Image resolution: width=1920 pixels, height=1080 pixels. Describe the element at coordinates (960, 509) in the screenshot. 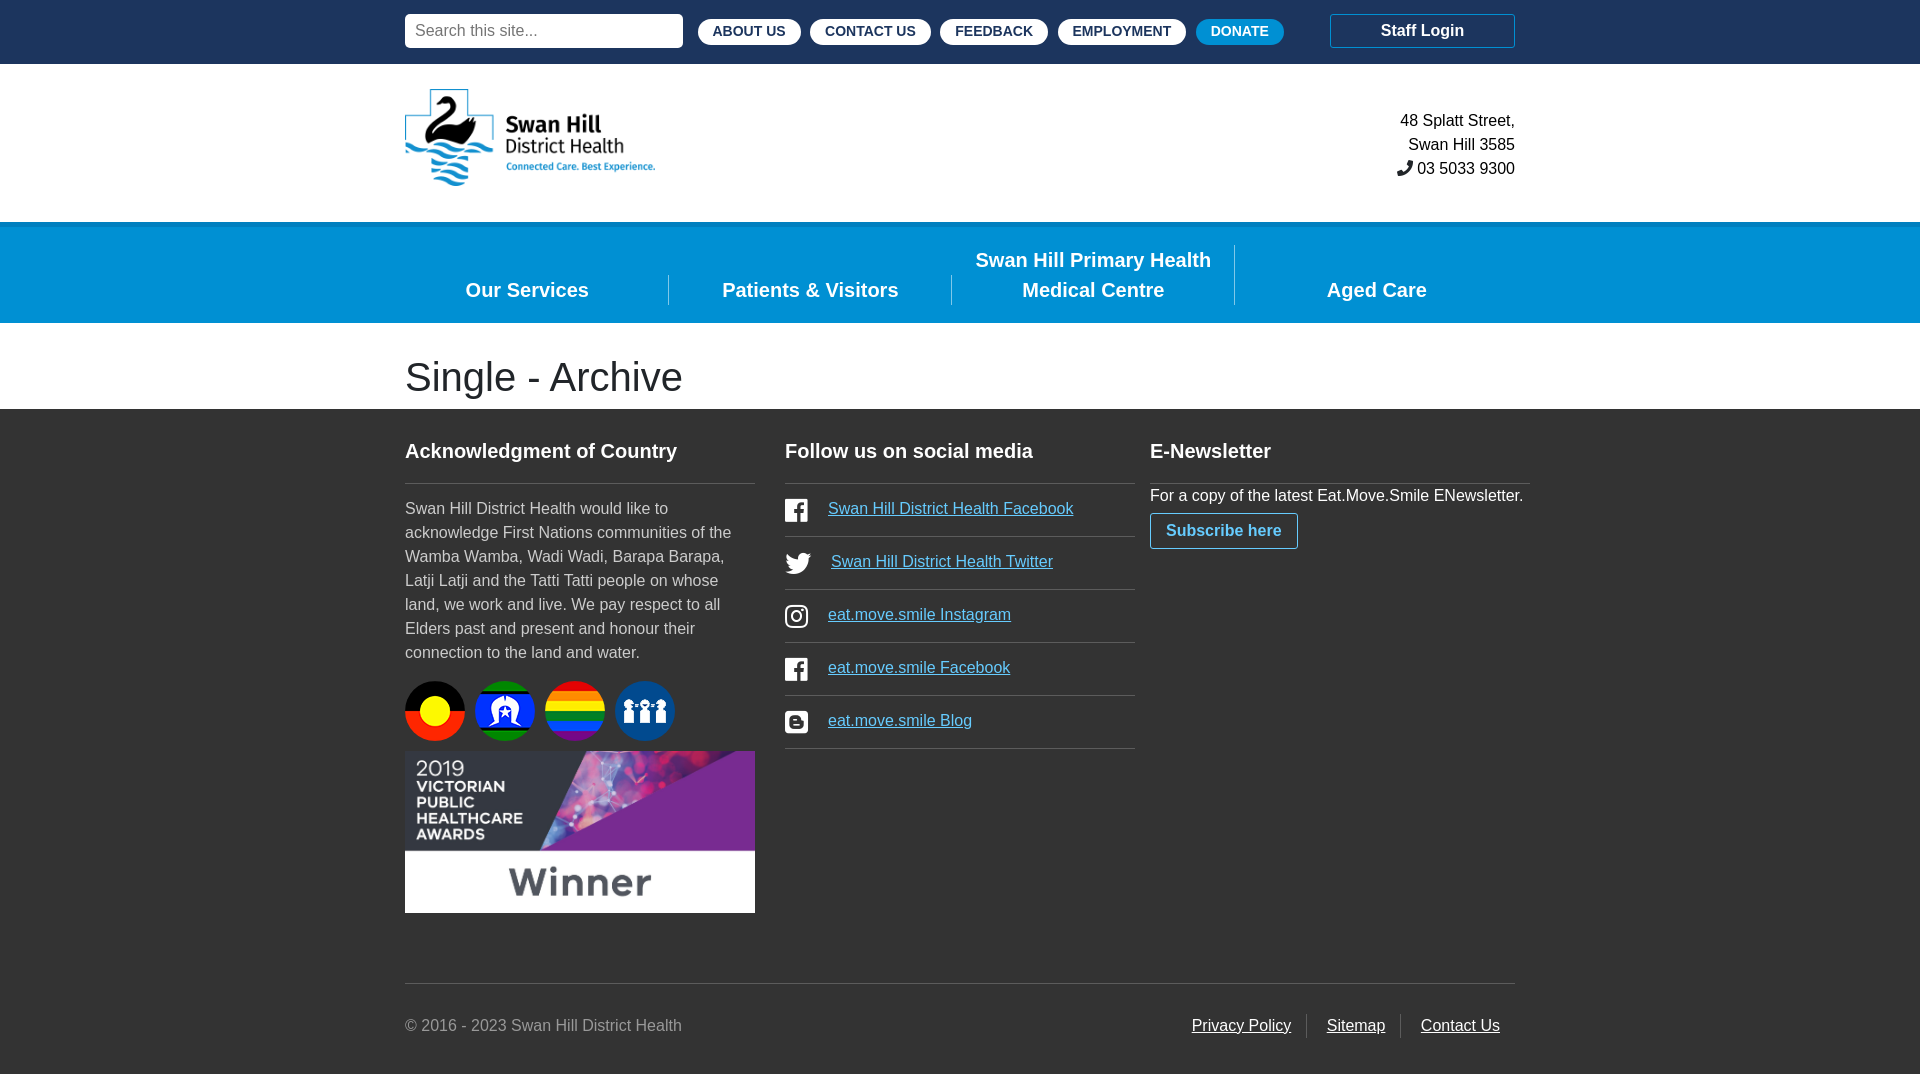

I see `'Swan Hill District Health Facebook'` at that location.